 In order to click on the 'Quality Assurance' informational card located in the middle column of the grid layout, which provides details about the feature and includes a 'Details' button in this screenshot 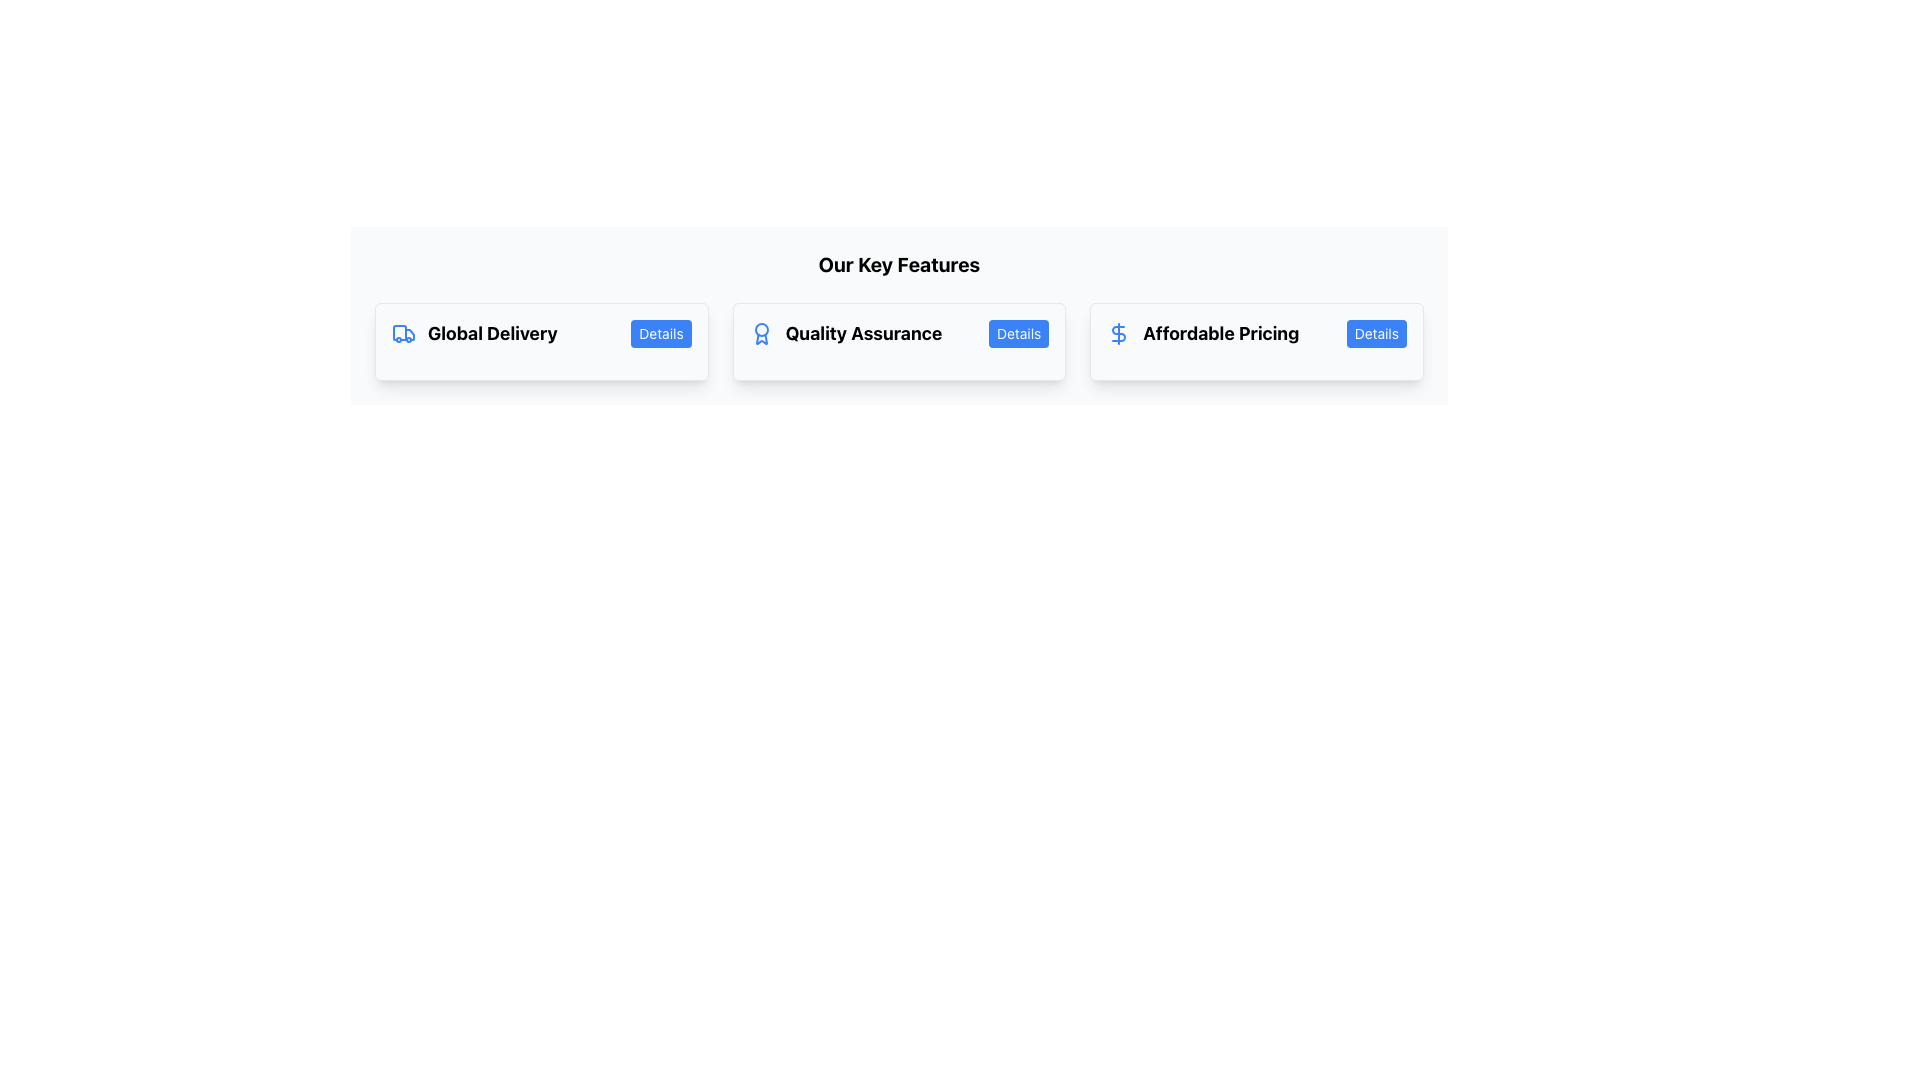, I will do `click(898, 341)`.